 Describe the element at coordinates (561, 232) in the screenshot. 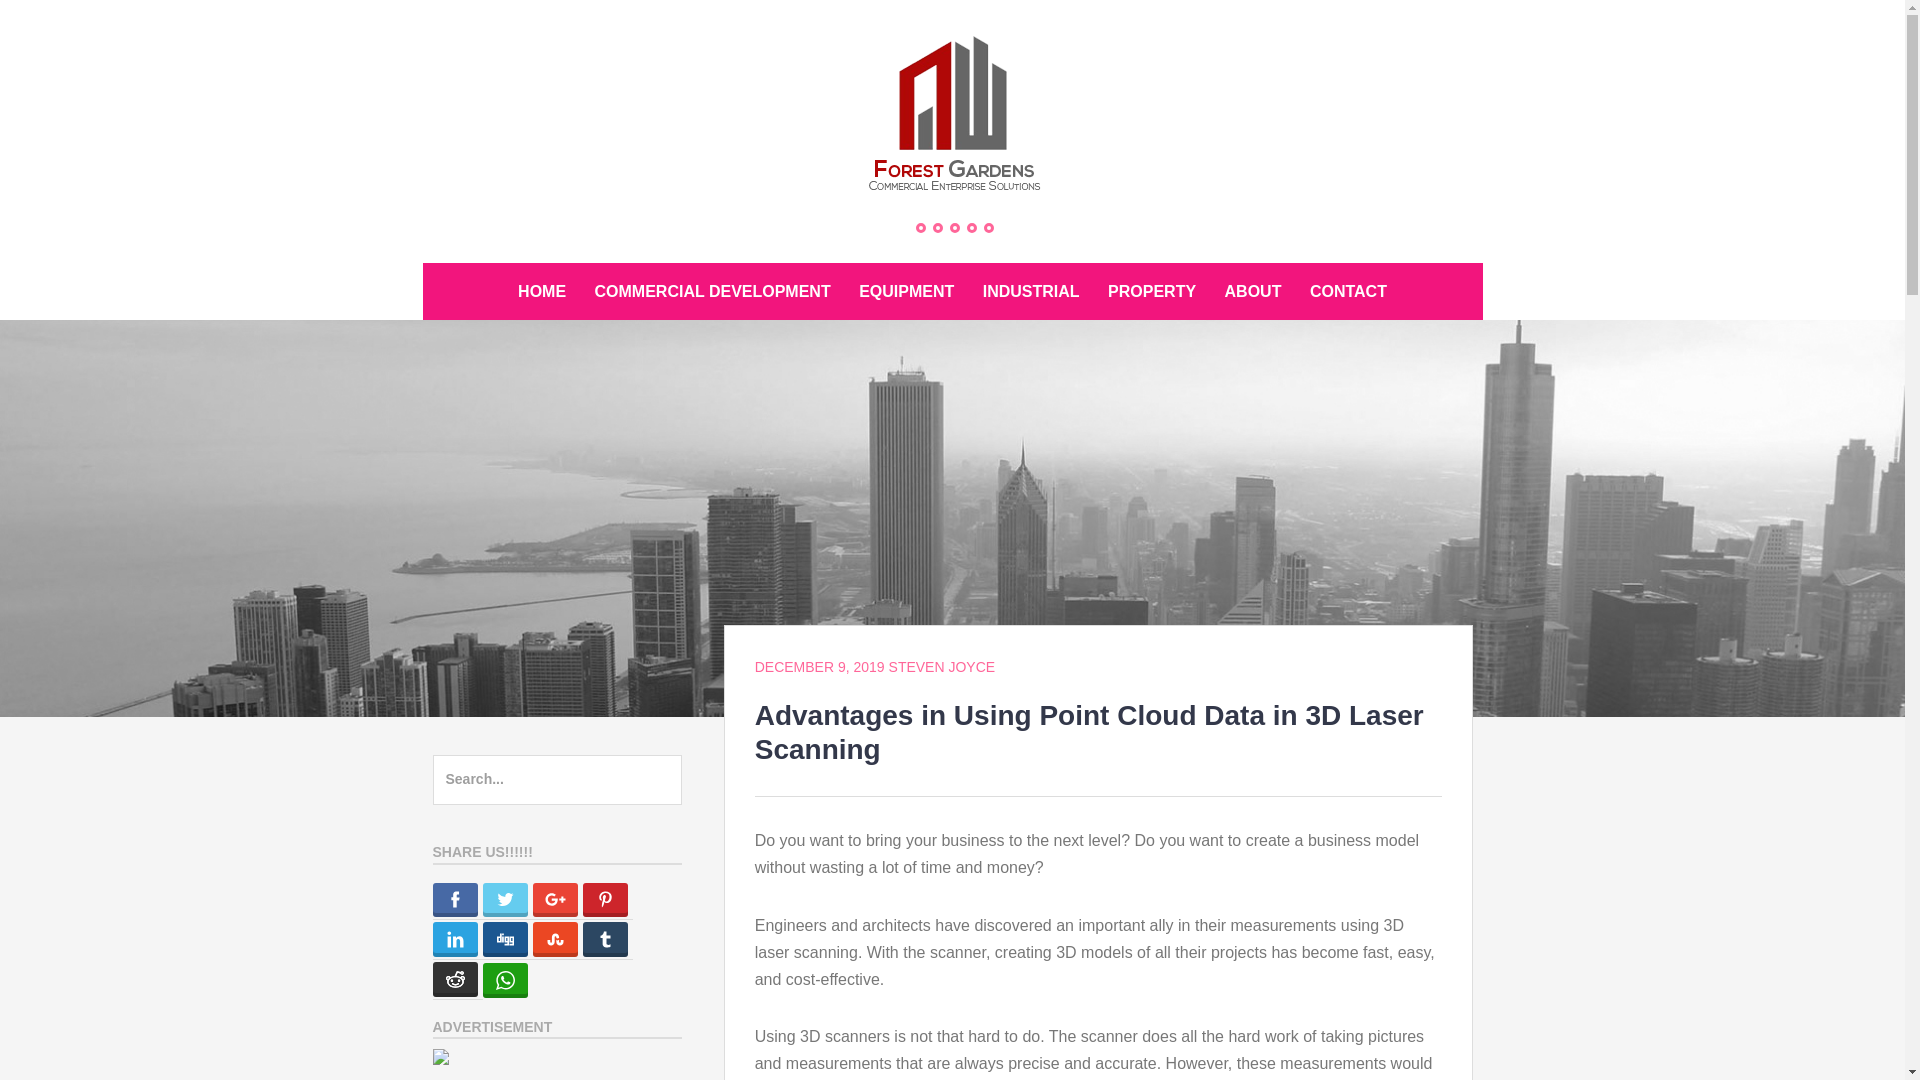

I see `'FOREST GARDENS'` at that location.